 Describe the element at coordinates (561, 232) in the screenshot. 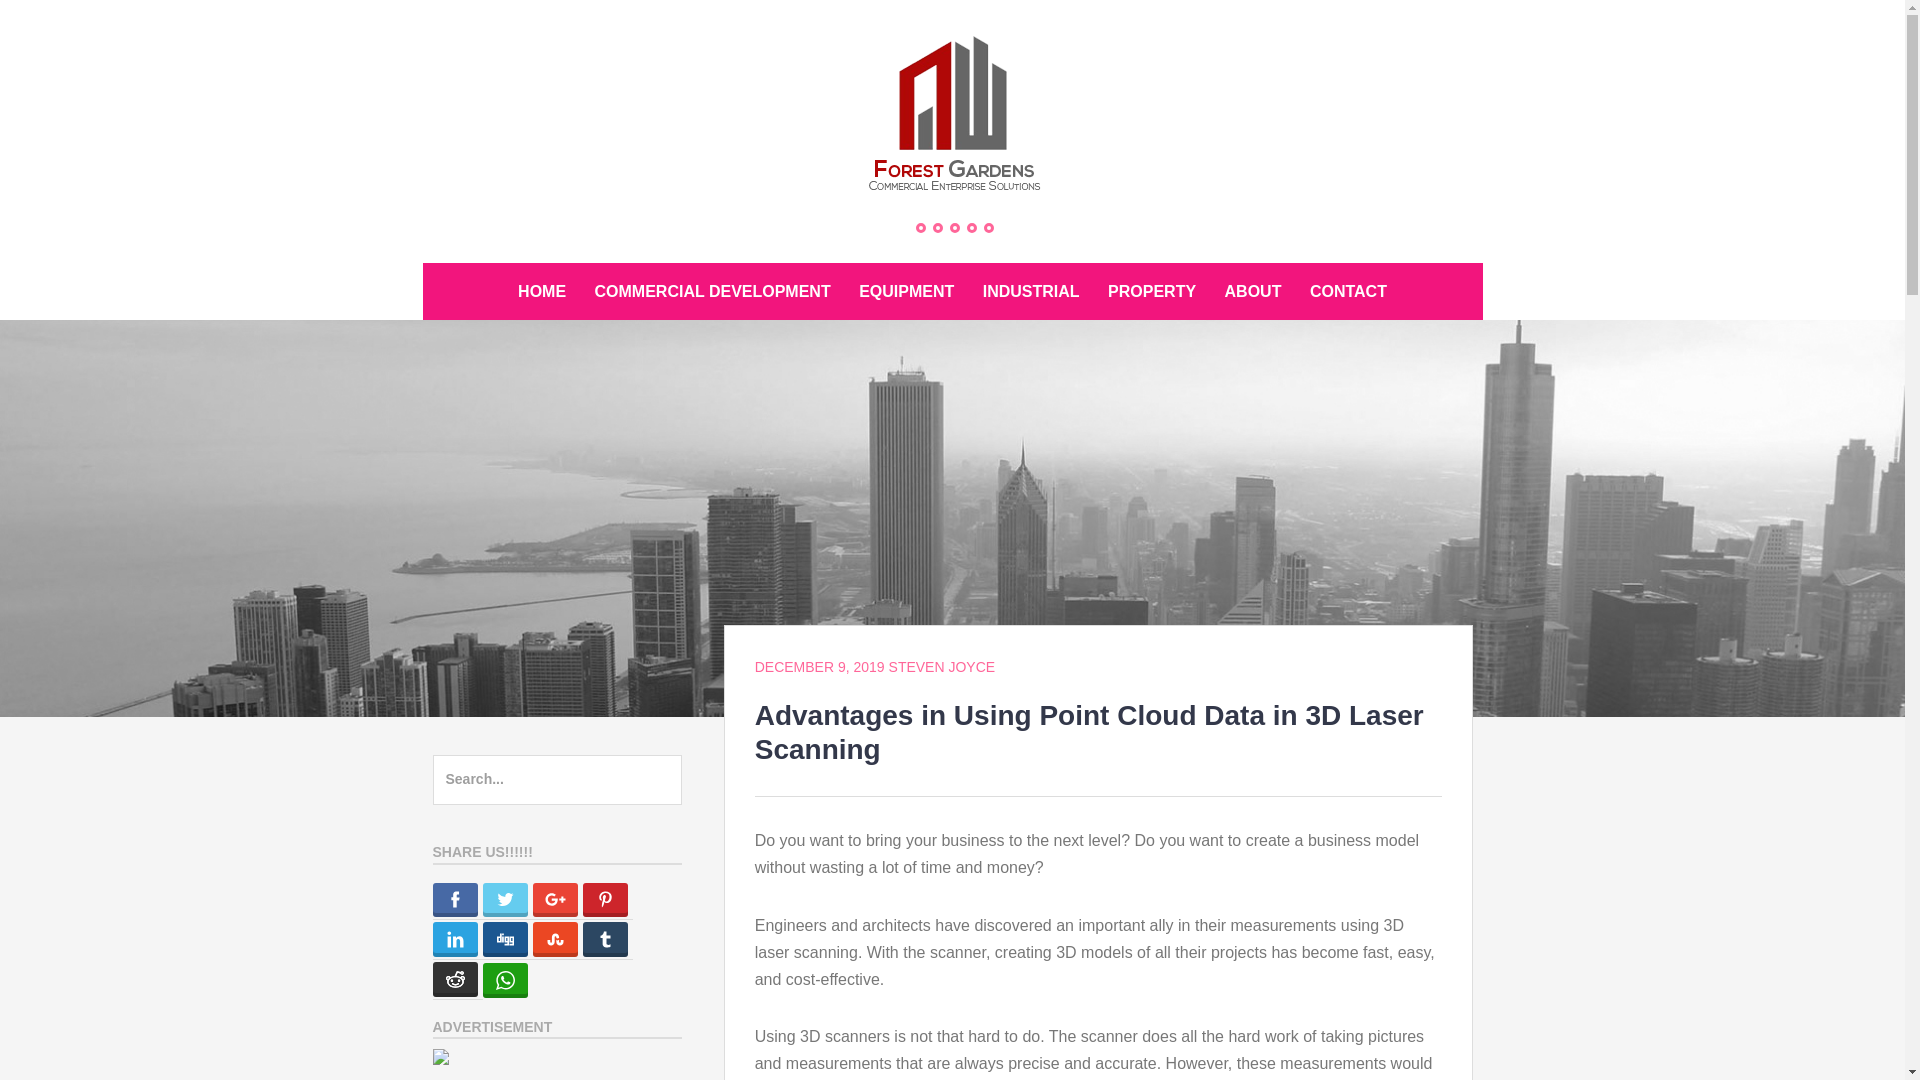

I see `'FOREST GARDENS'` at that location.